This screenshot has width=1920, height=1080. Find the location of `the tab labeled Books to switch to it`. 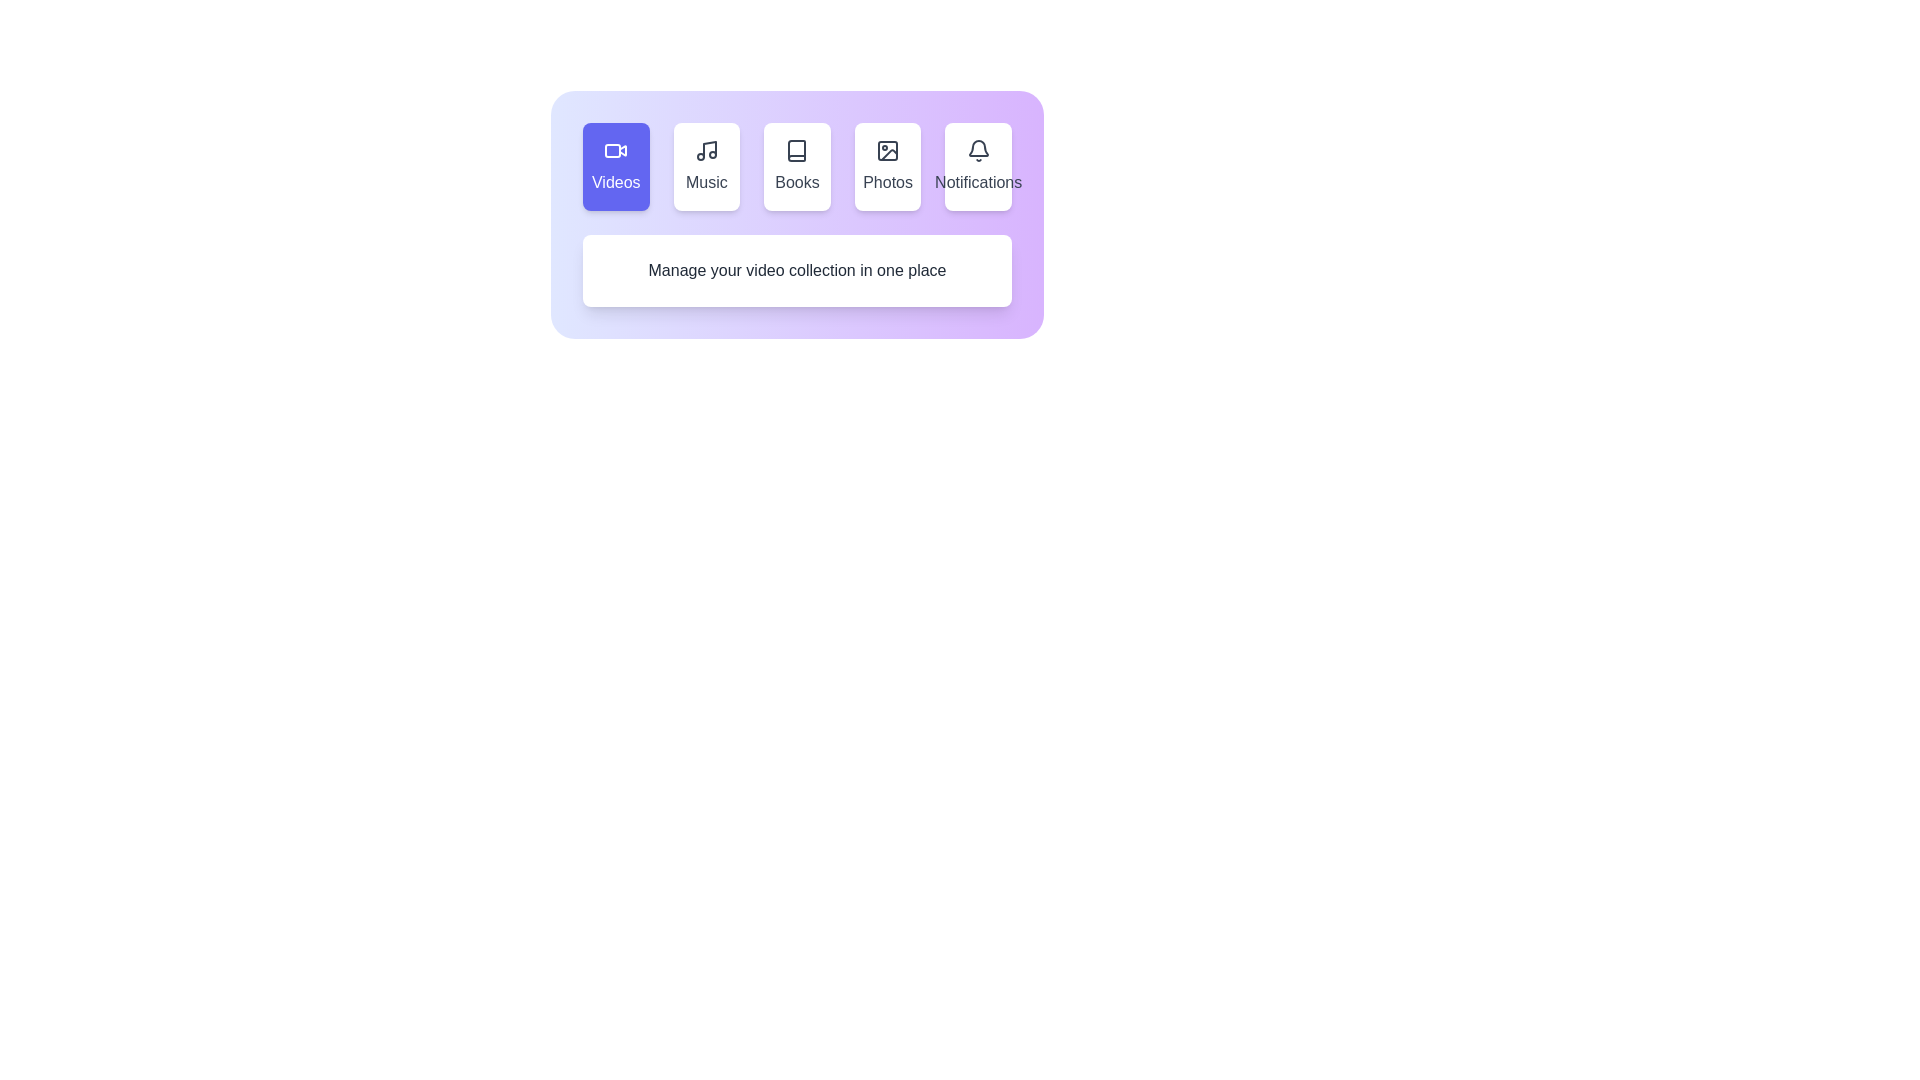

the tab labeled Books to switch to it is located at coordinates (795, 165).